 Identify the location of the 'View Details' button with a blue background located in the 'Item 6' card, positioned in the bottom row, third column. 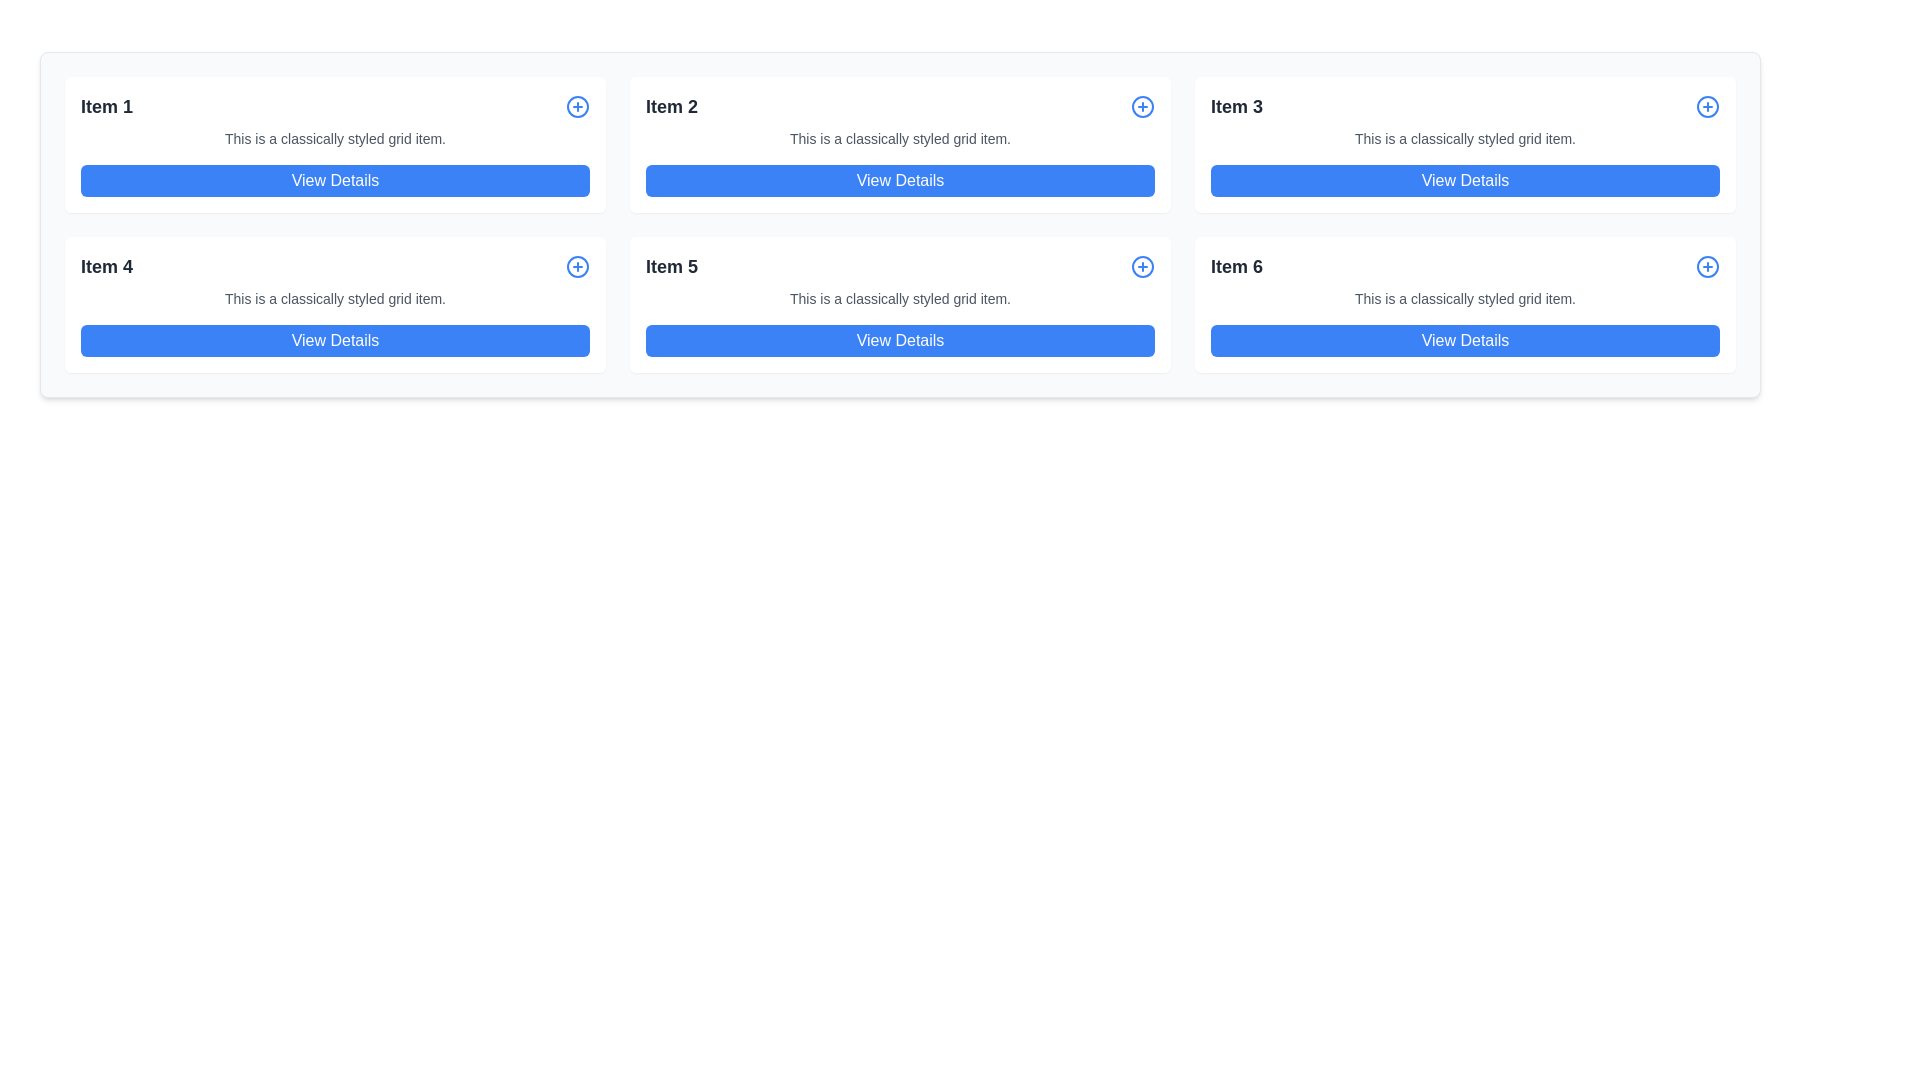
(1465, 339).